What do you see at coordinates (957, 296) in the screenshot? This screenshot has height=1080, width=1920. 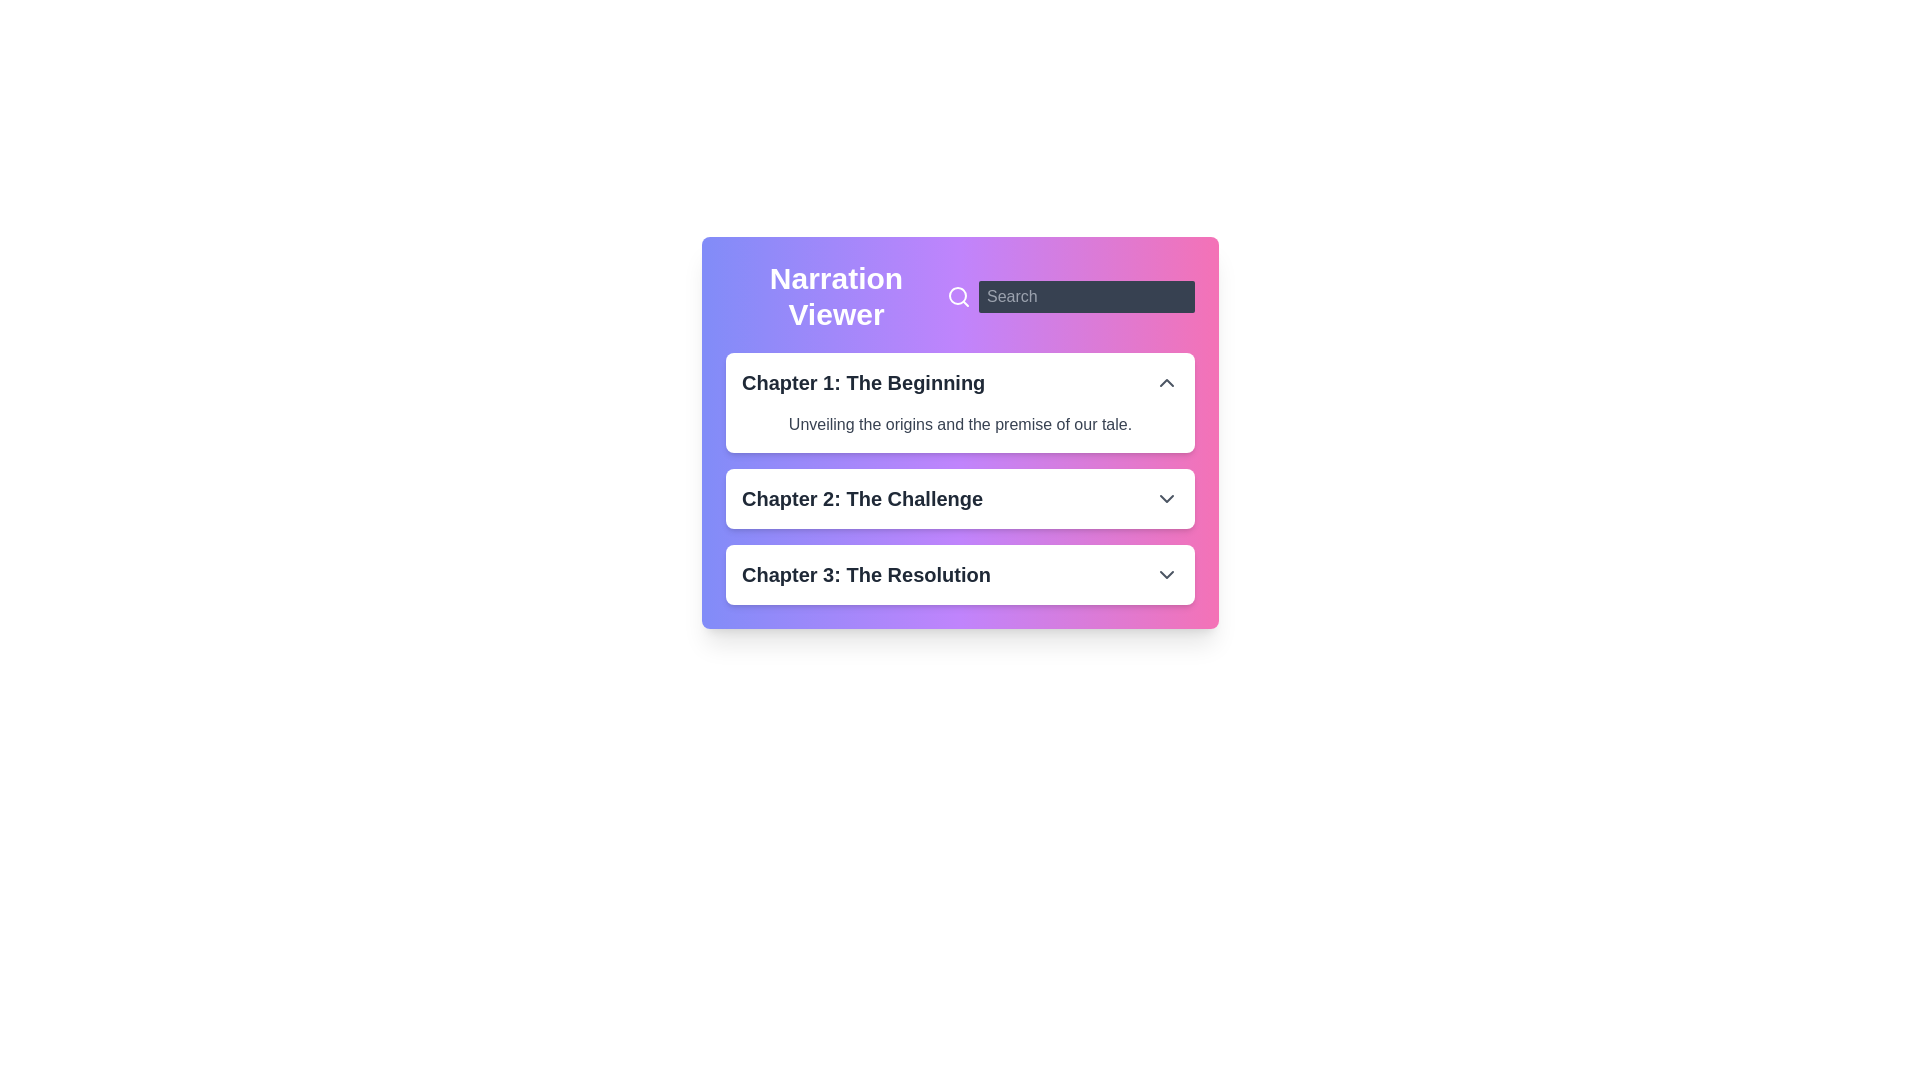 I see `the circular decorative component of the search icon located near the top-right corner of the interface` at bounding box center [957, 296].